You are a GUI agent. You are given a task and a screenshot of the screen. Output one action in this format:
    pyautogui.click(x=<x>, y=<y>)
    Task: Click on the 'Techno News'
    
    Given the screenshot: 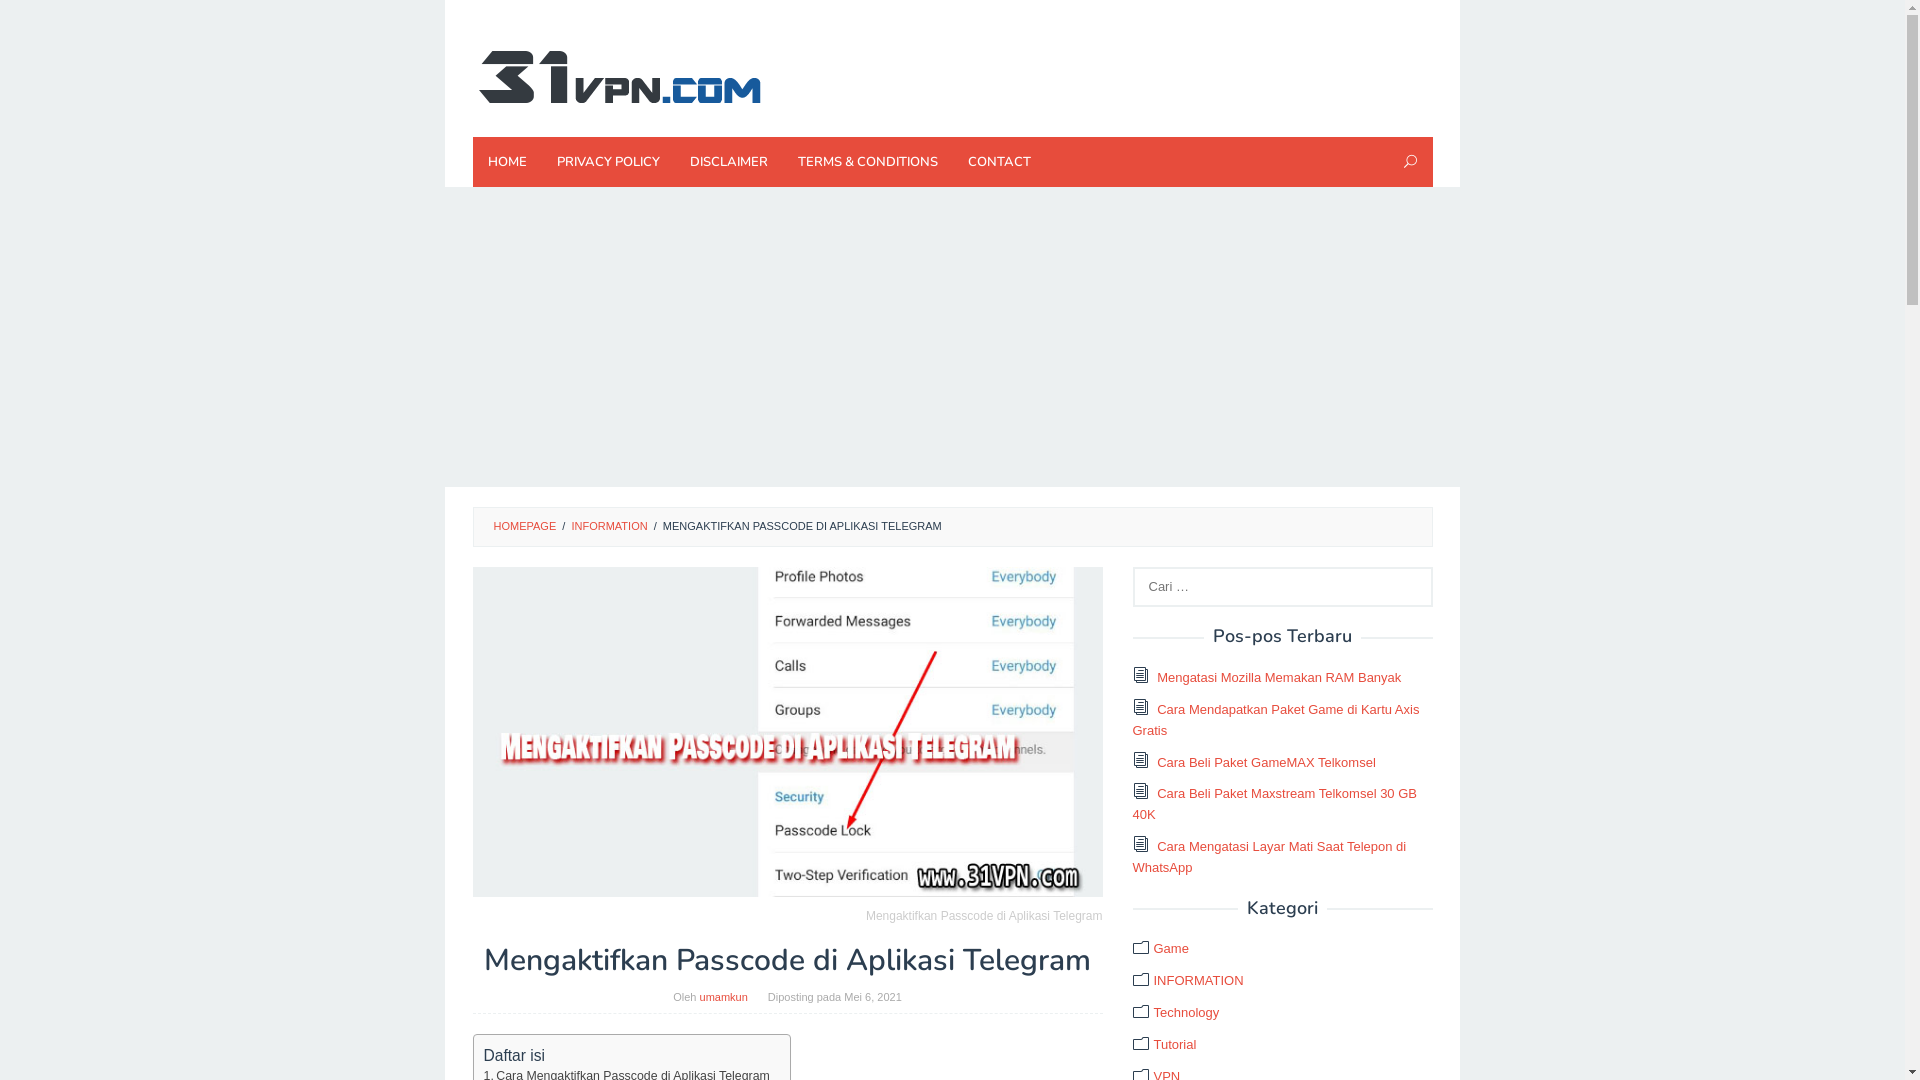 What is the action you would take?
    pyautogui.click(x=615, y=73)
    